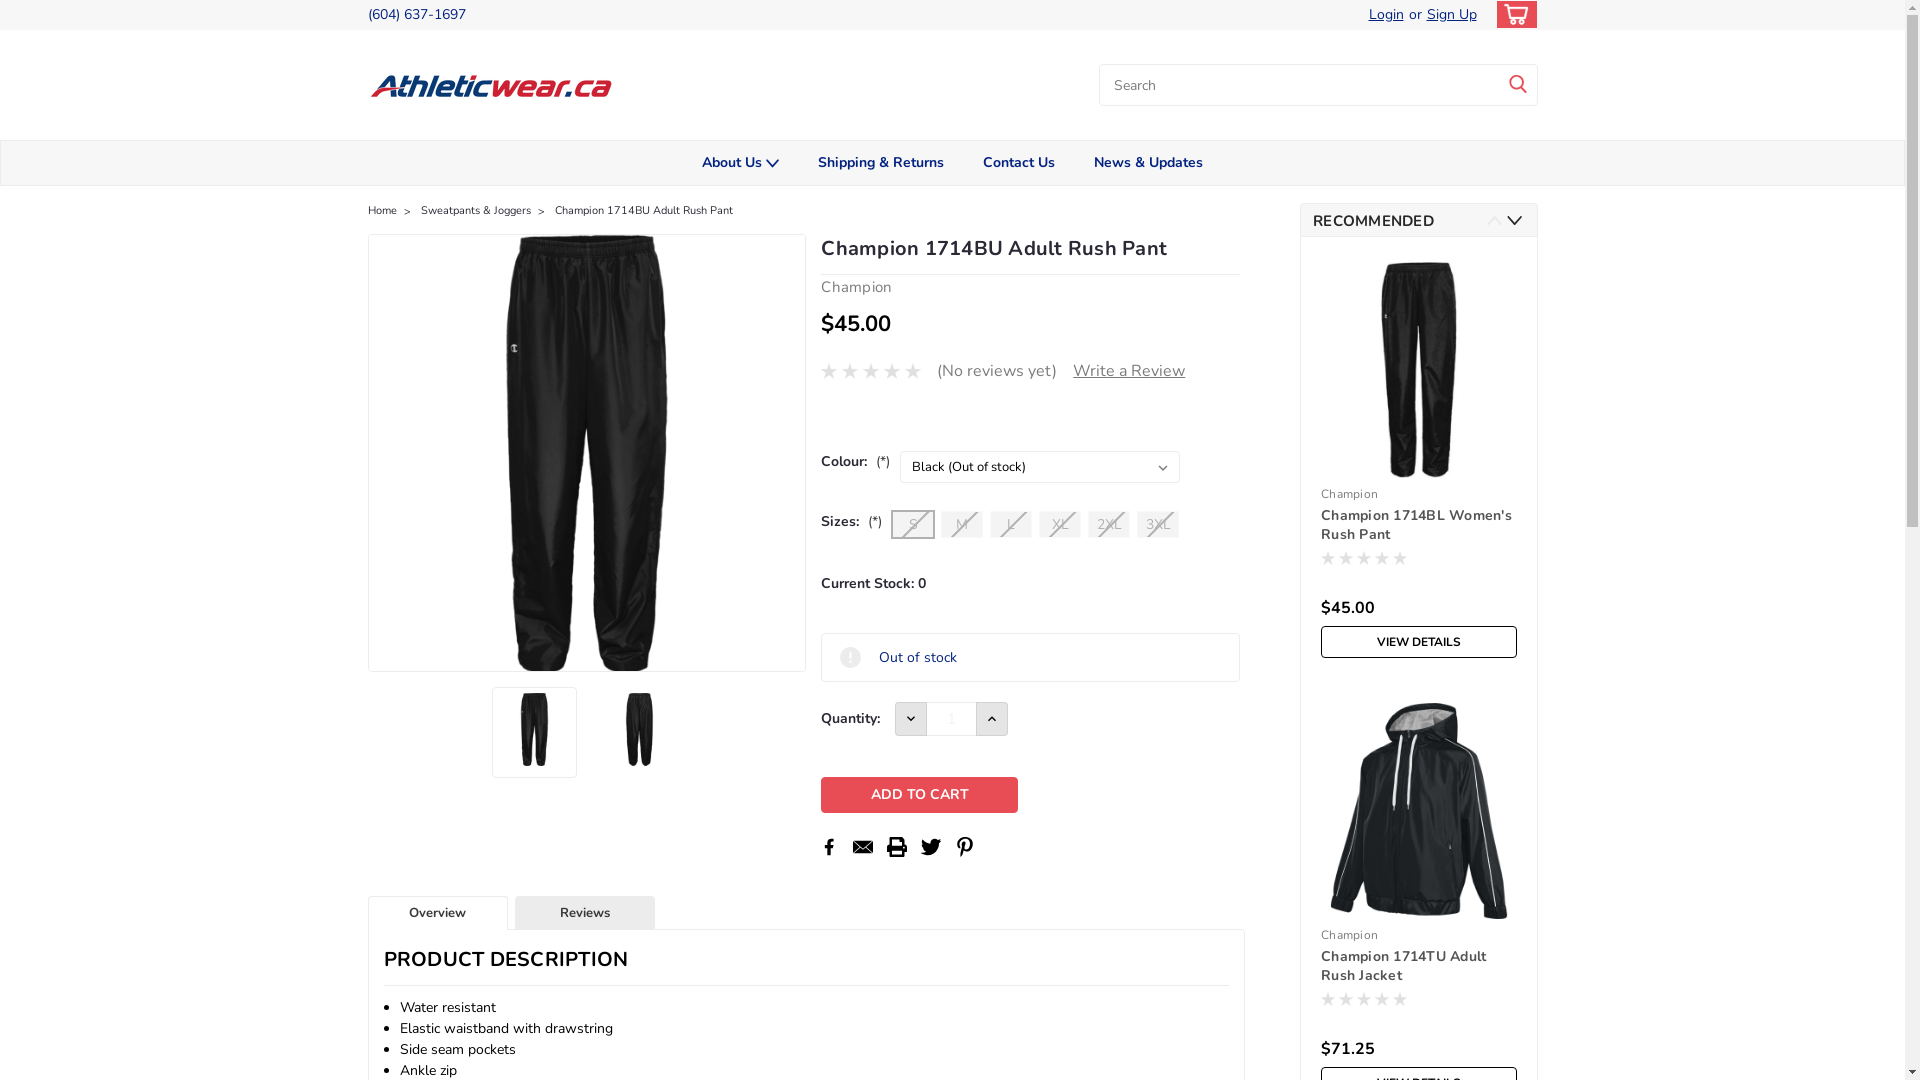 The image size is (1920, 1080). I want to click on 'Sweatpants & Joggers', so click(474, 210).